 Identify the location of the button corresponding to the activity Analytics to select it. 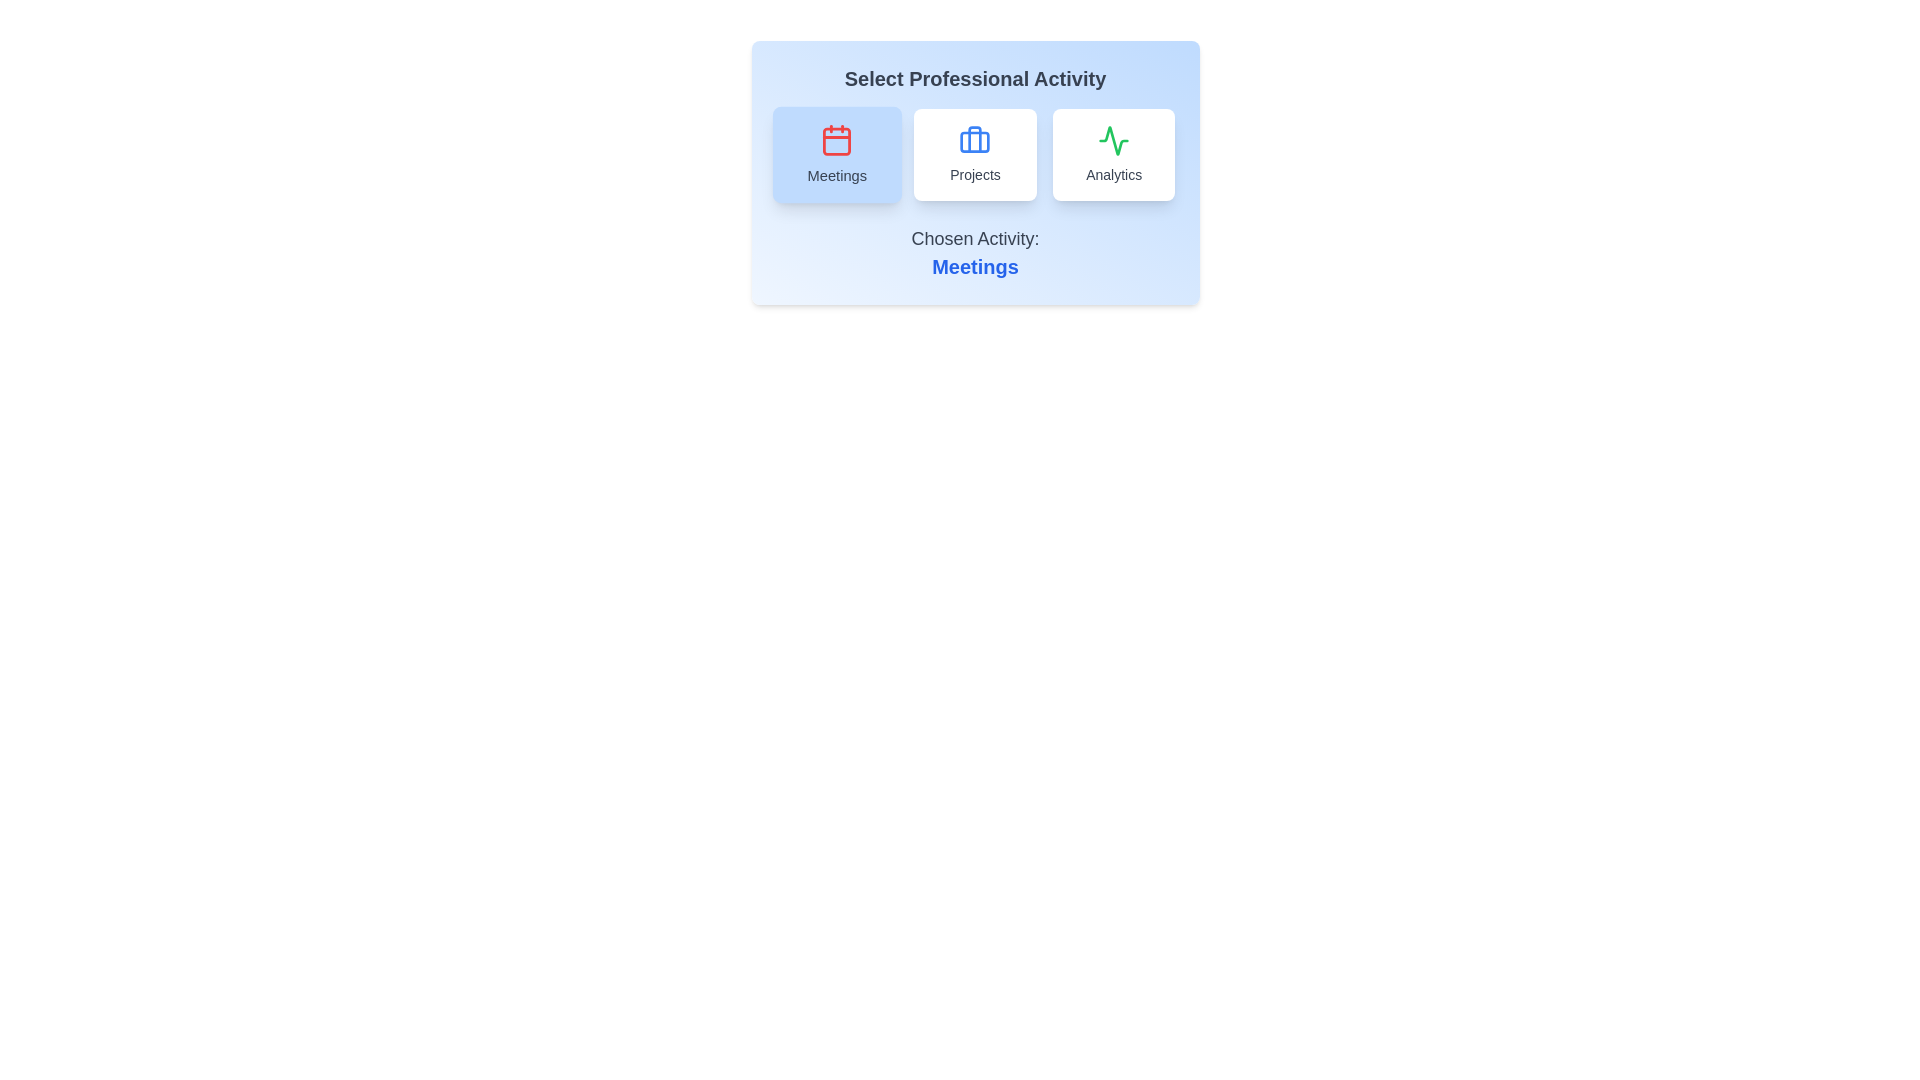
(1113, 153).